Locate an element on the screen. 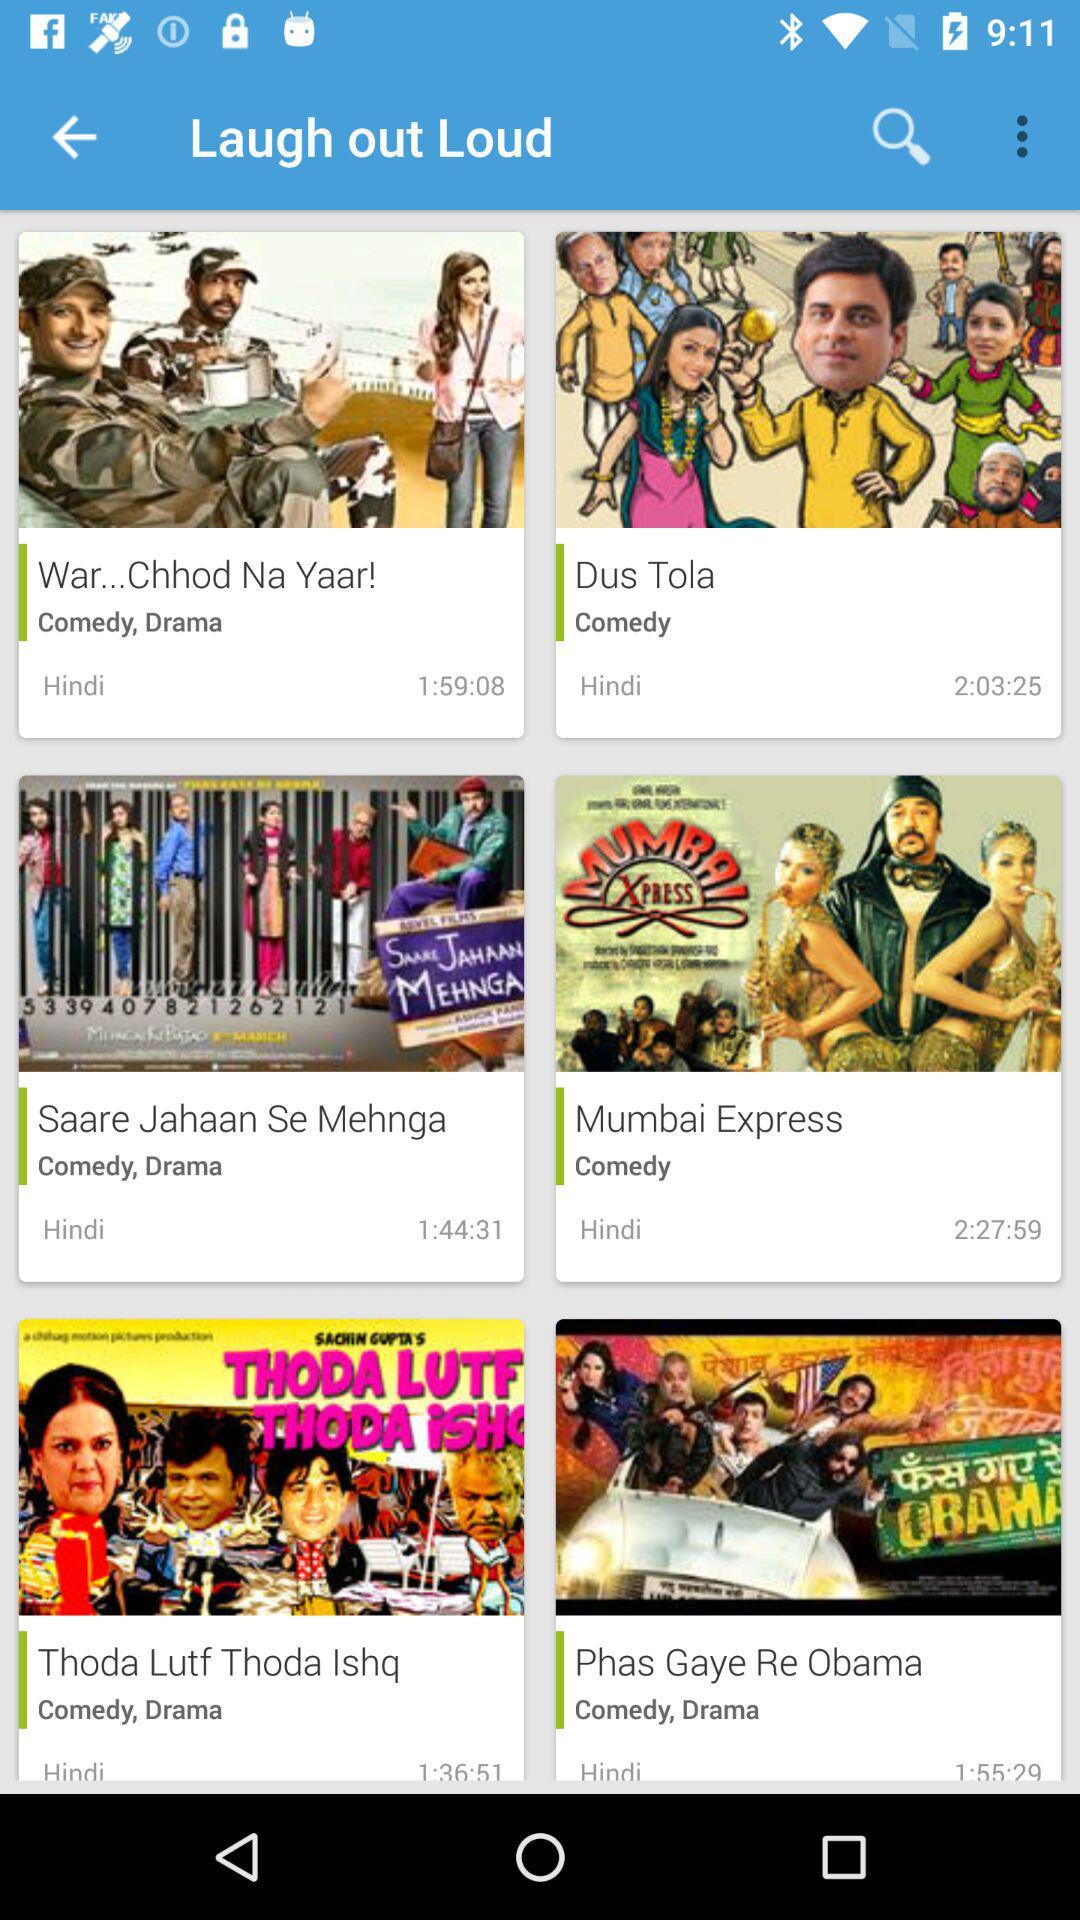  the app next to the laugh out loud  item is located at coordinates (72, 135).